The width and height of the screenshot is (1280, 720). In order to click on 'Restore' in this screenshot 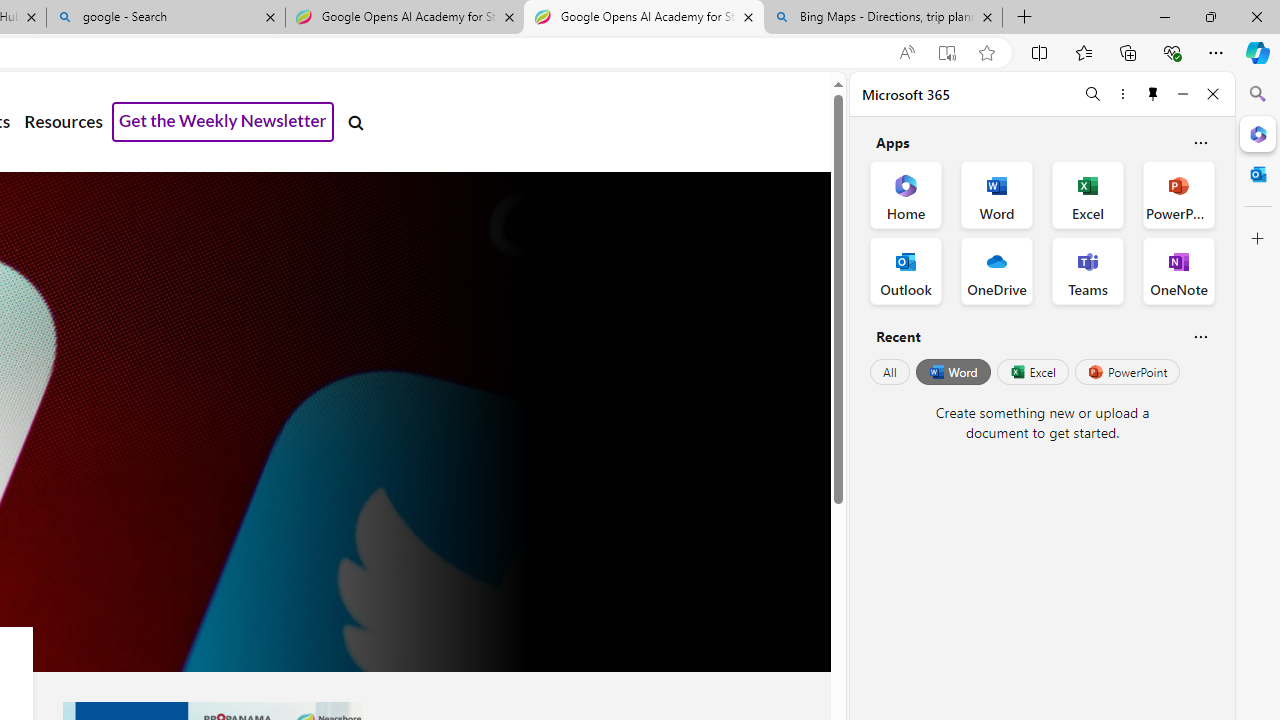, I will do `click(1209, 16)`.